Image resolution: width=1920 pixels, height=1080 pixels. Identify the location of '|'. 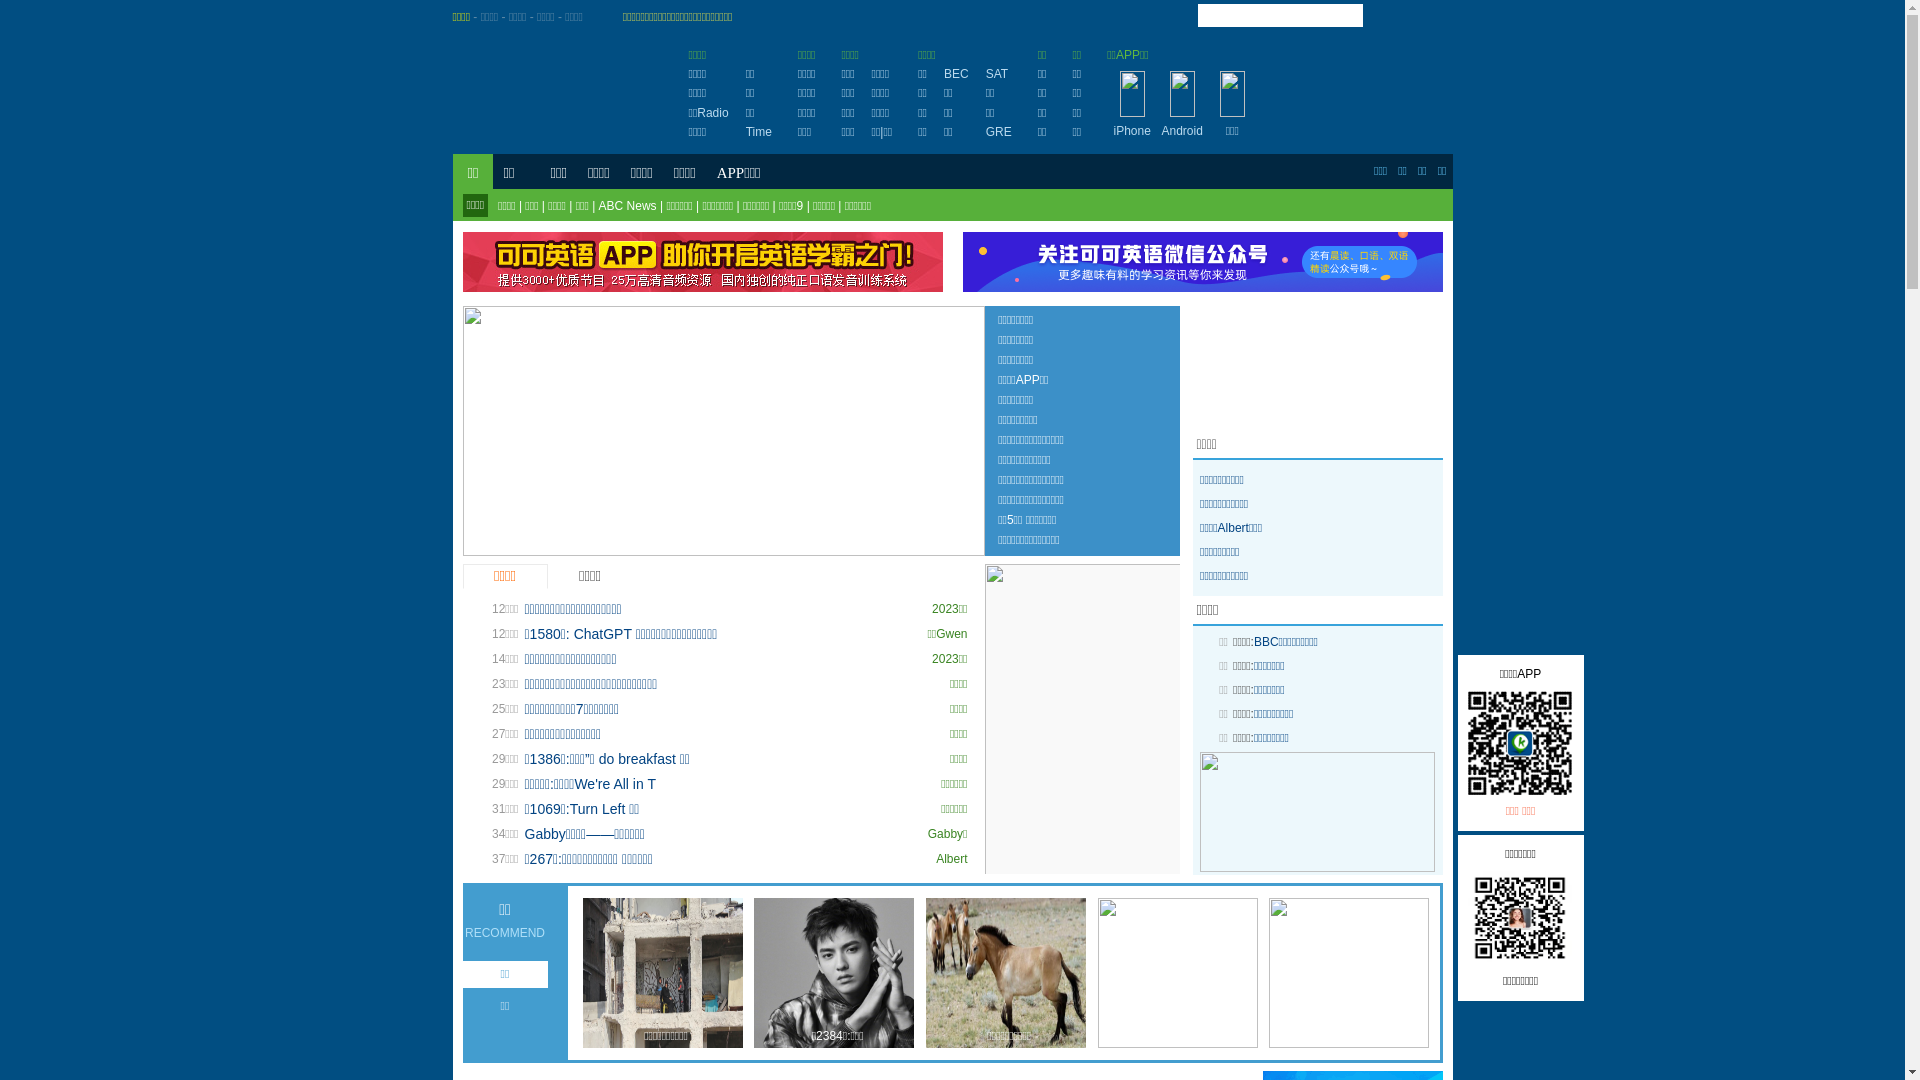
(880, 131).